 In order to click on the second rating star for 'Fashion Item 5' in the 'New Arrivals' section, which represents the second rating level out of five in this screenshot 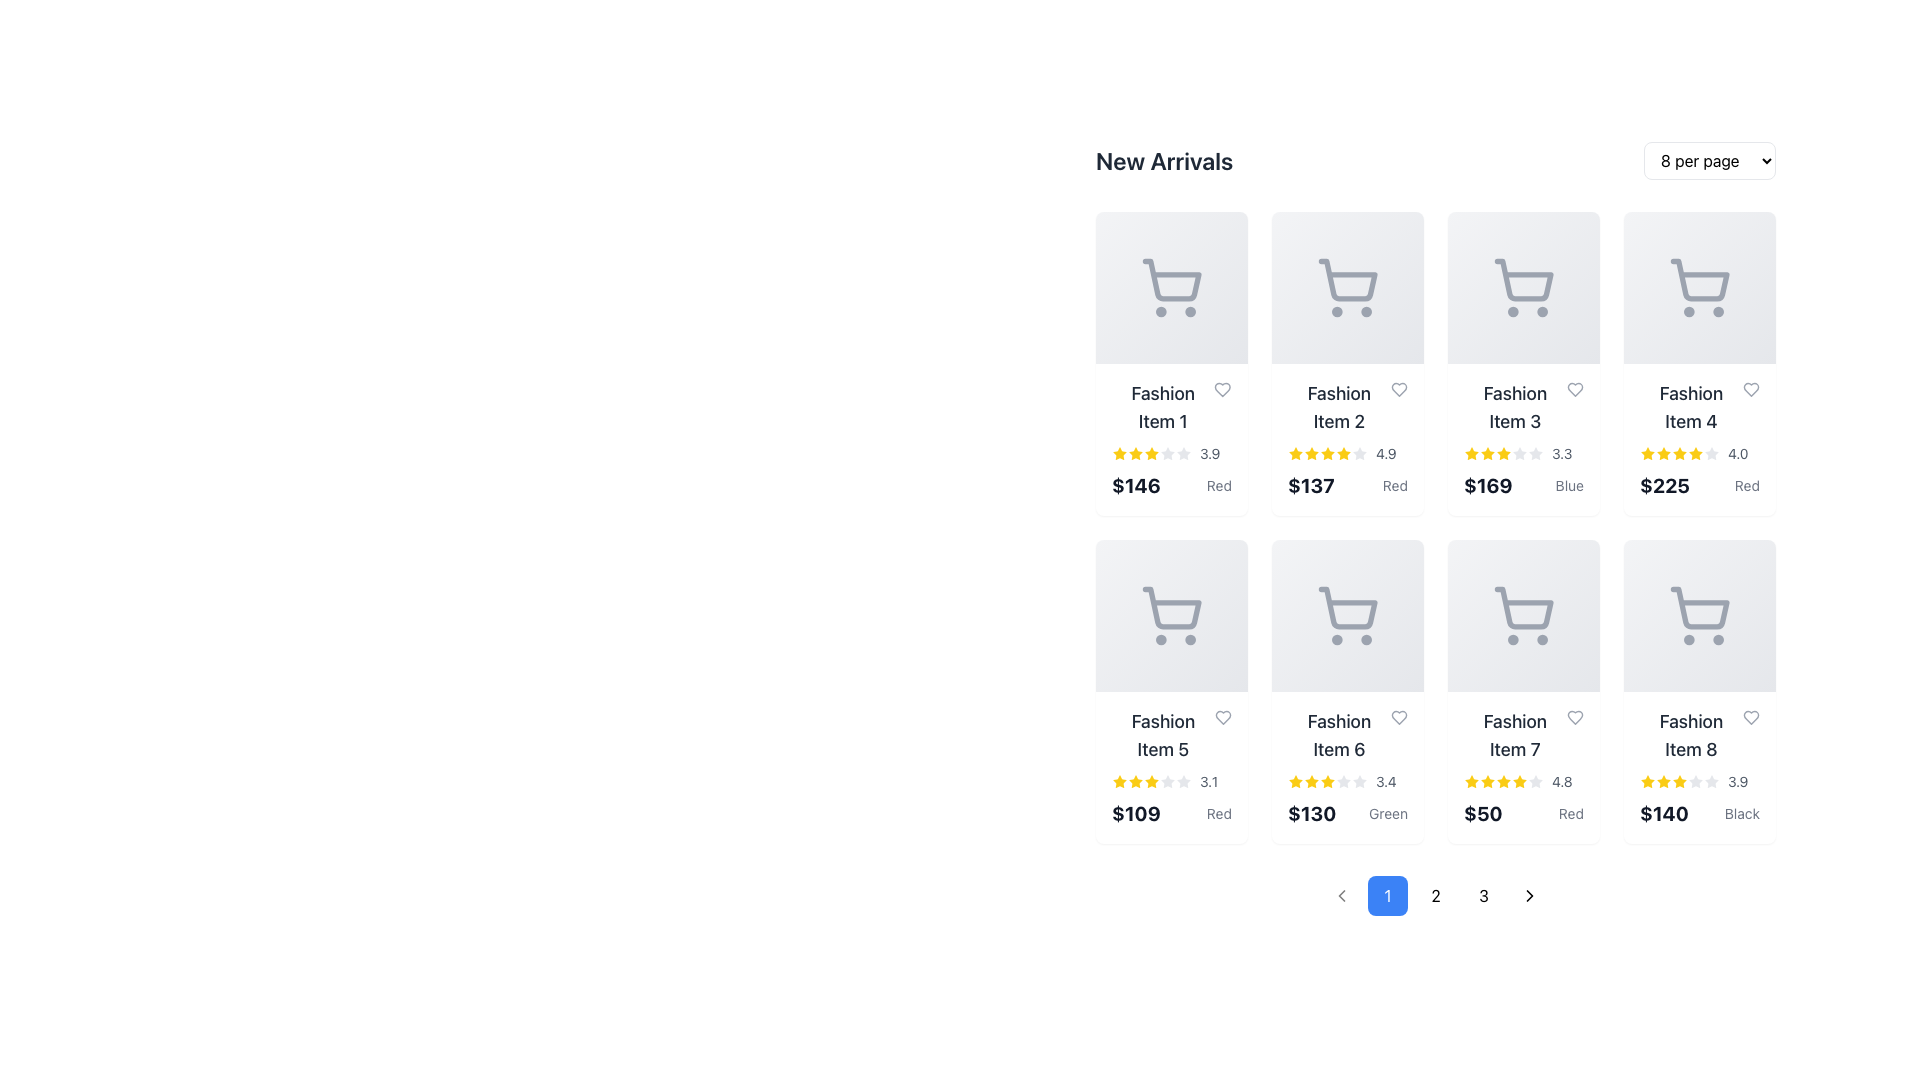, I will do `click(1136, 780)`.